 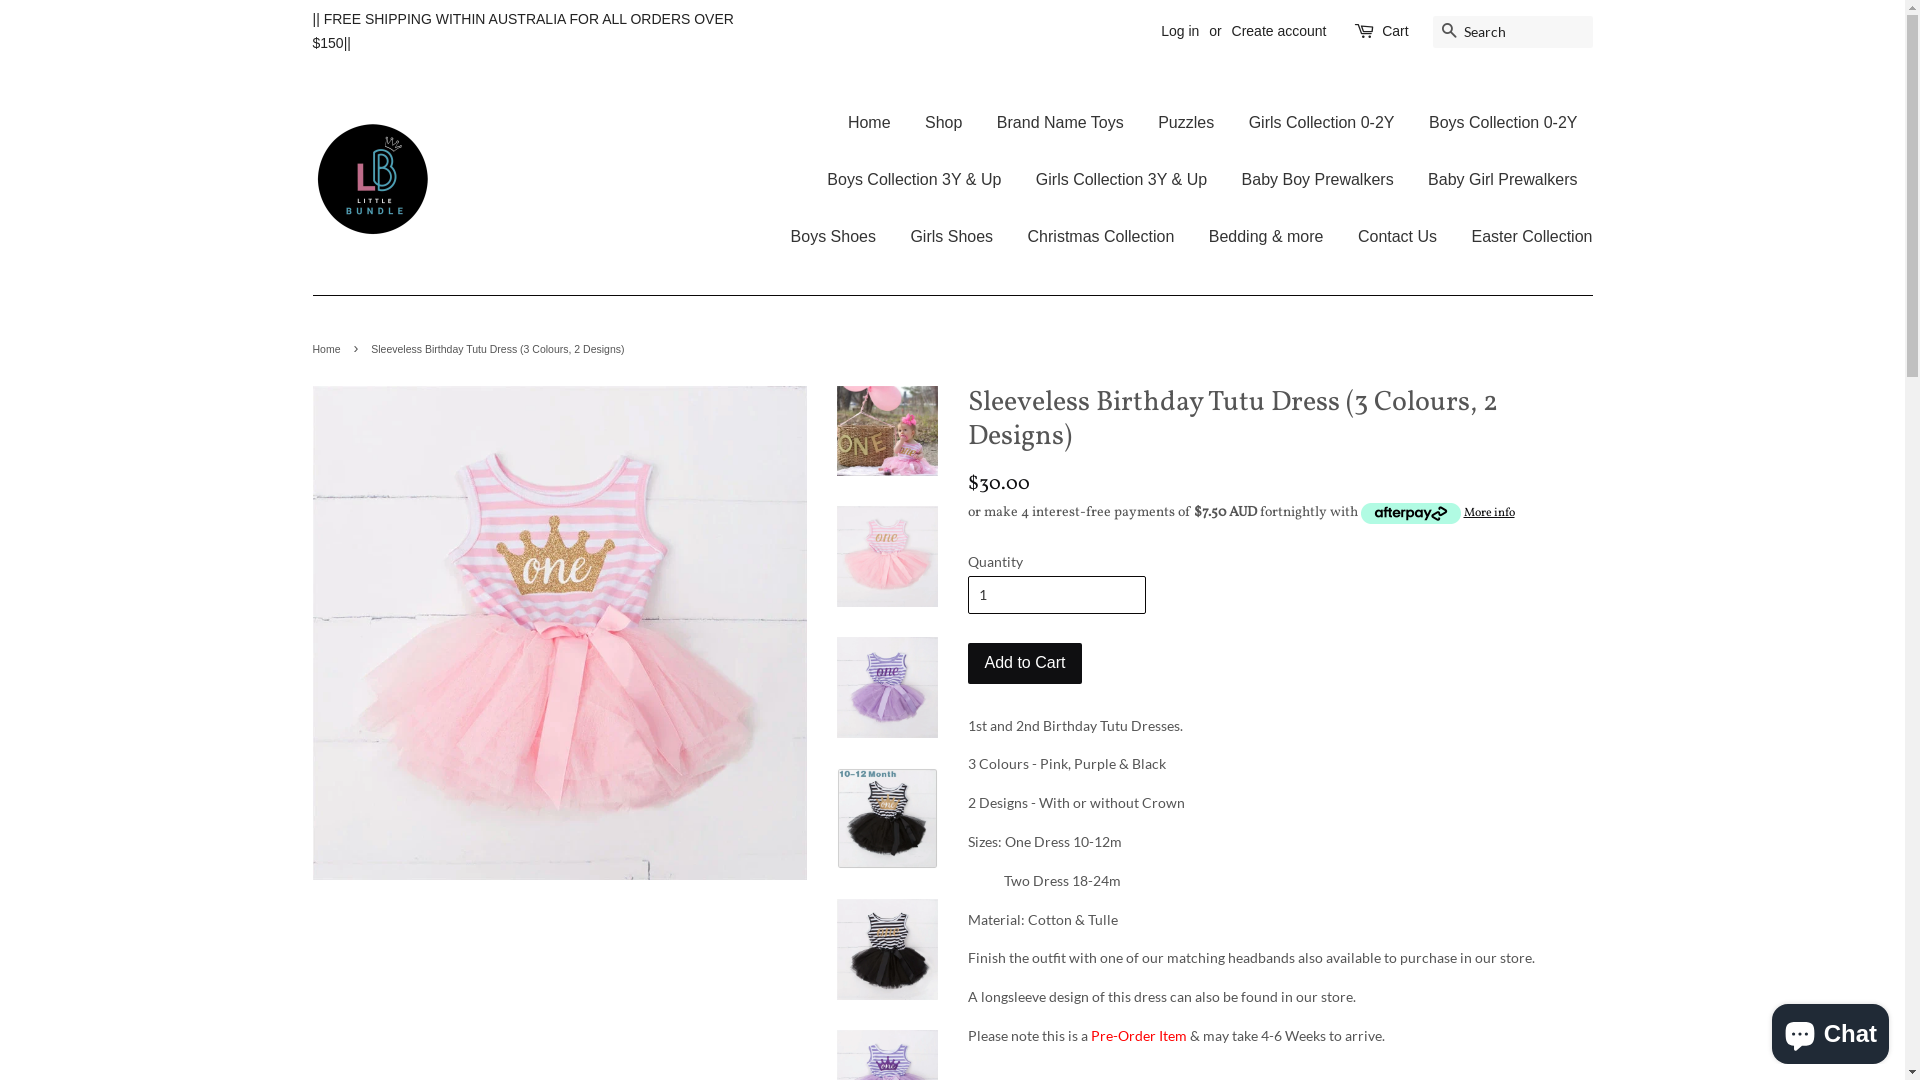 I want to click on 'Cart', so click(x=1394, y=31).